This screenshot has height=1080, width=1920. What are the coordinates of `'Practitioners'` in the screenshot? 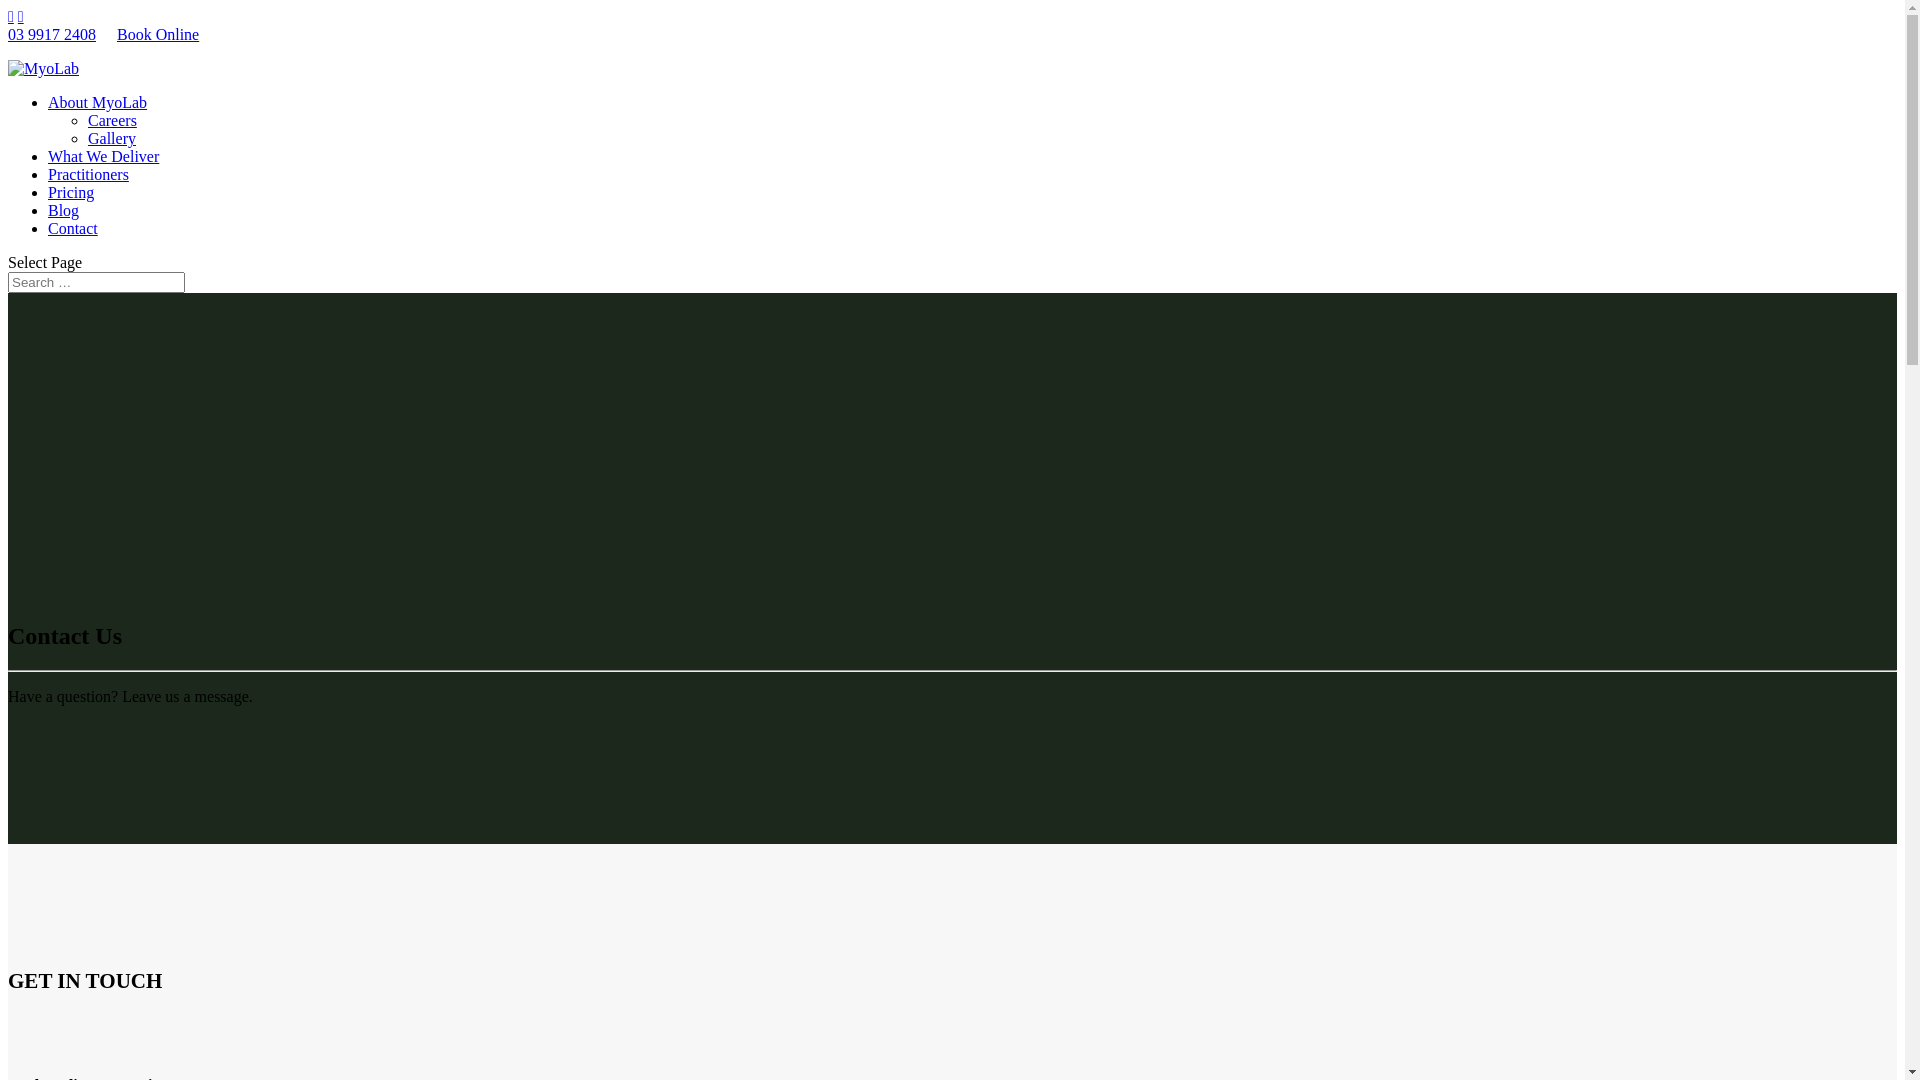 It's located at (48, 173).